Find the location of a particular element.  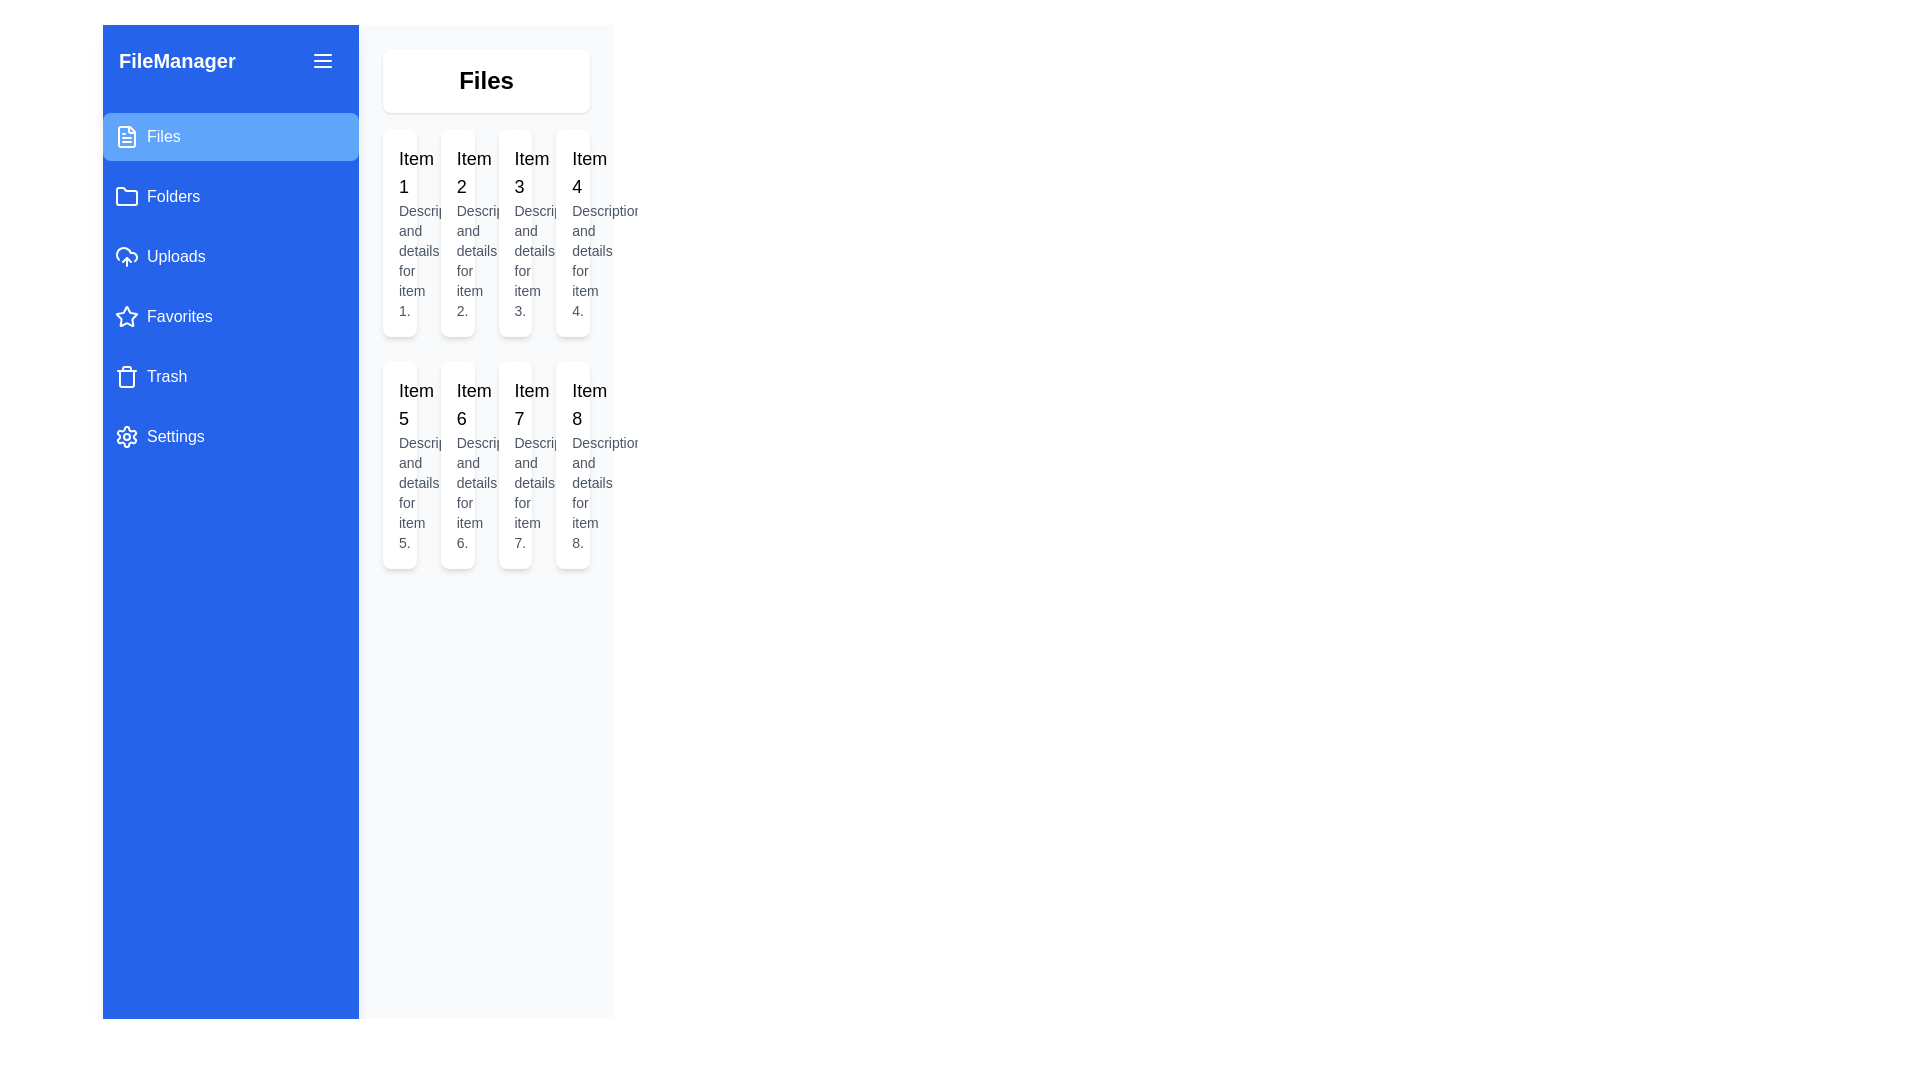

the 'Favorites' icon located in the vertical navigation panel is located at coordinates (124, 315).